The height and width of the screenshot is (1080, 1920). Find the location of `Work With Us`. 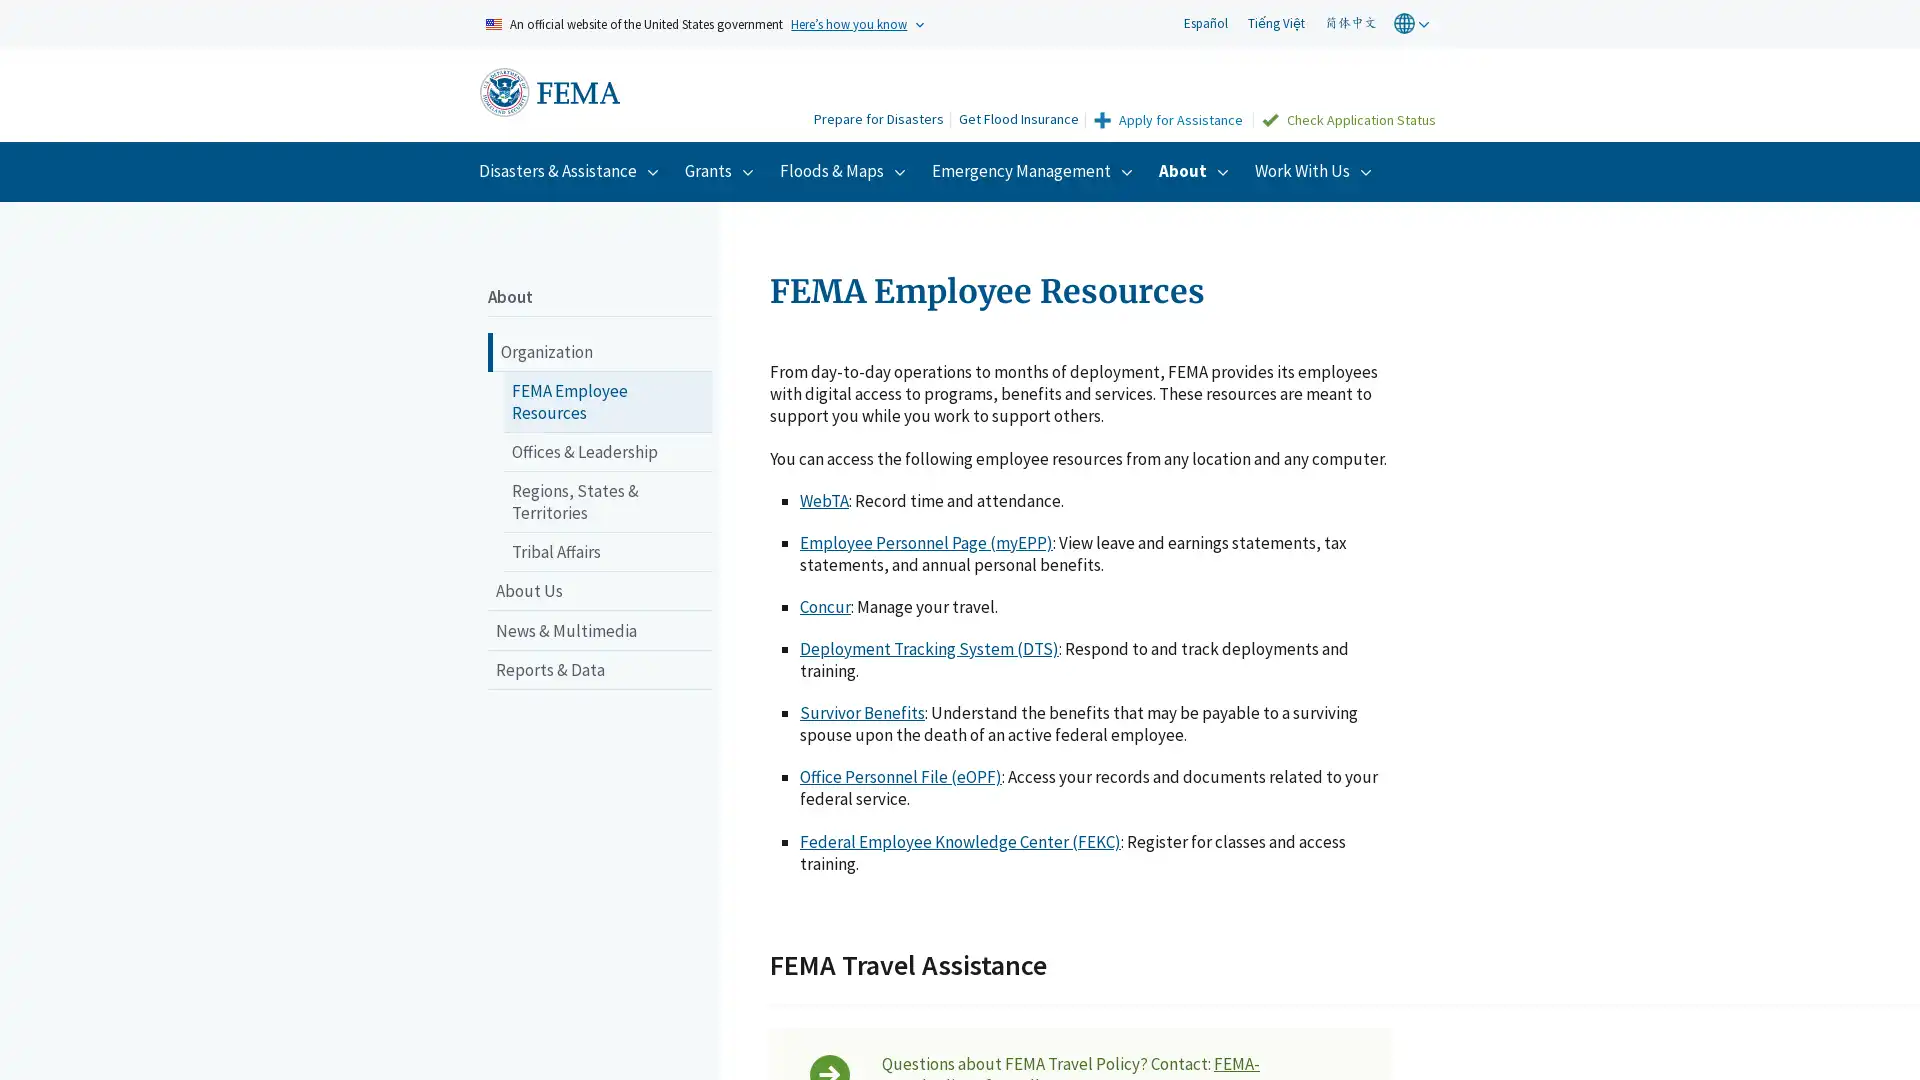

Work With Us is located at coordinates (1316, 169).